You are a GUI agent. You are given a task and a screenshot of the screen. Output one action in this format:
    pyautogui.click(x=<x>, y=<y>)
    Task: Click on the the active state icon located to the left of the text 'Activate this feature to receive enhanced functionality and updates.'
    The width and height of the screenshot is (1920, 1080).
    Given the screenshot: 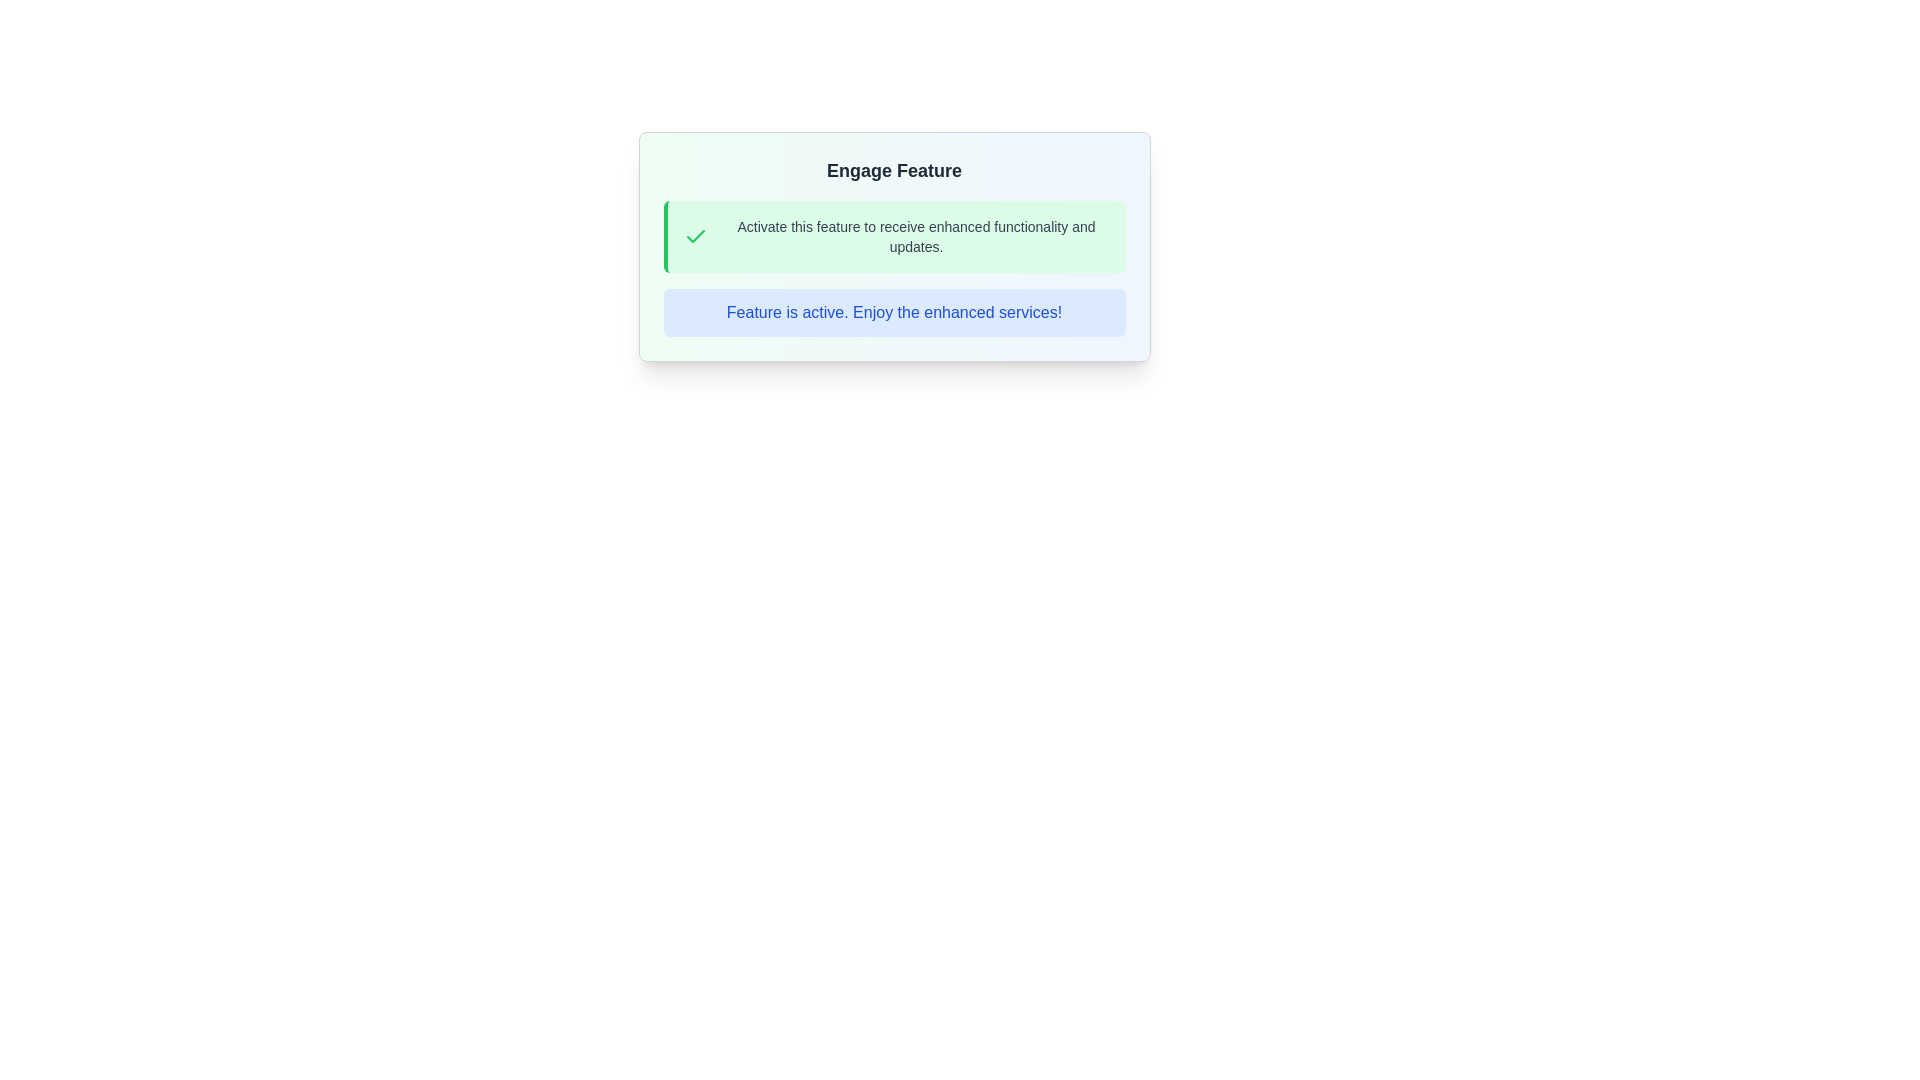 What is the action you would take?
    pyautogui.click(x=695, y=235)
    